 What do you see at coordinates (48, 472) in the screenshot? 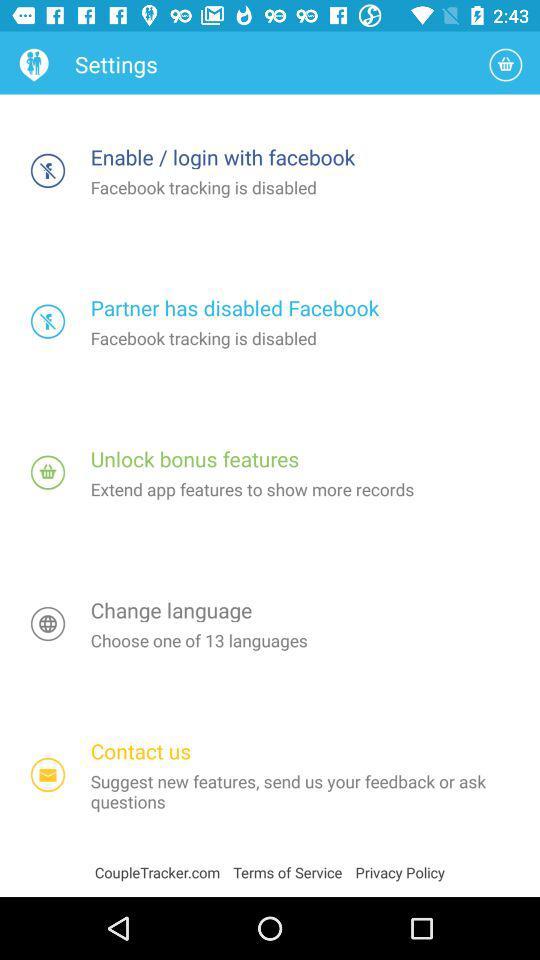
I see `unlock bonus features` at bounding box center [48, 472].